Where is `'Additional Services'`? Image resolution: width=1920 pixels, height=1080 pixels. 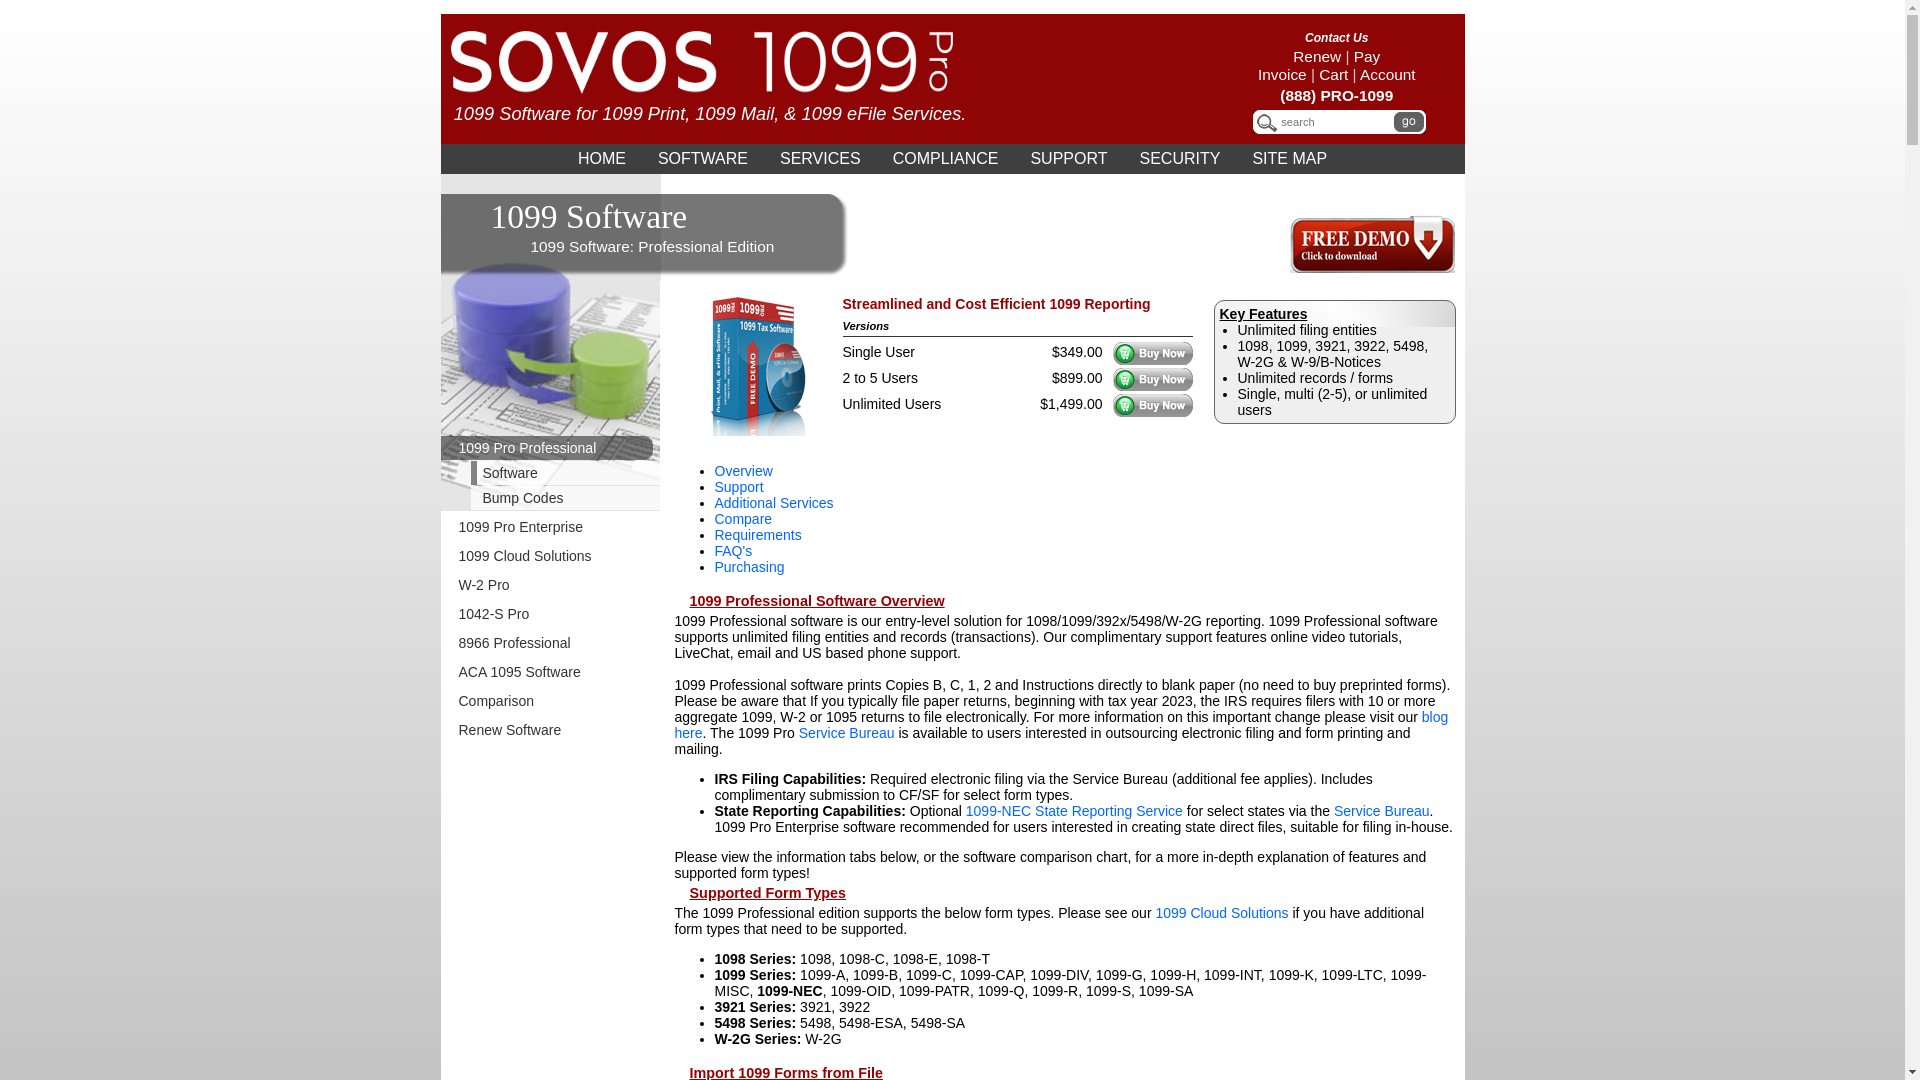 'Additional Services' is located at coordinates (772, 501).